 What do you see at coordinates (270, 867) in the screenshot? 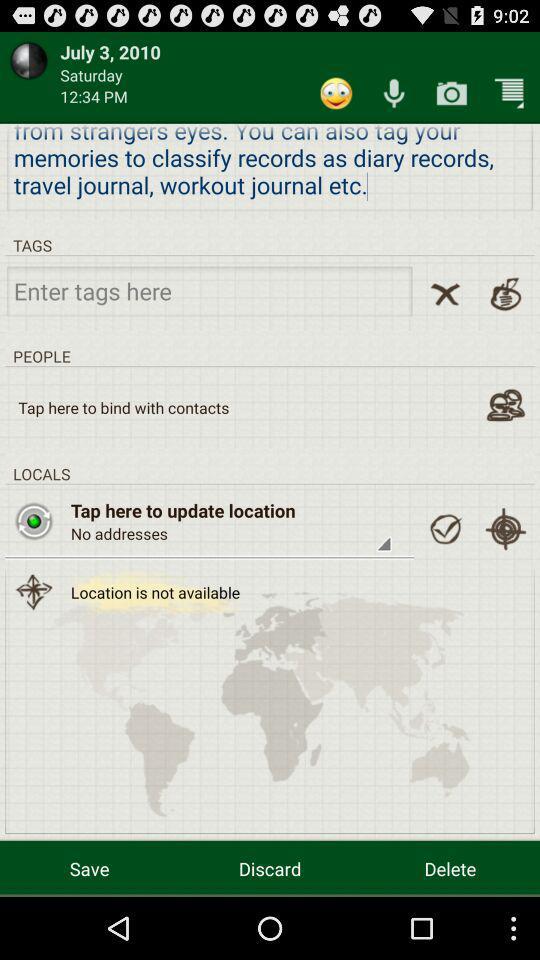
I see `discard icon` at bounding box center [270, 867].